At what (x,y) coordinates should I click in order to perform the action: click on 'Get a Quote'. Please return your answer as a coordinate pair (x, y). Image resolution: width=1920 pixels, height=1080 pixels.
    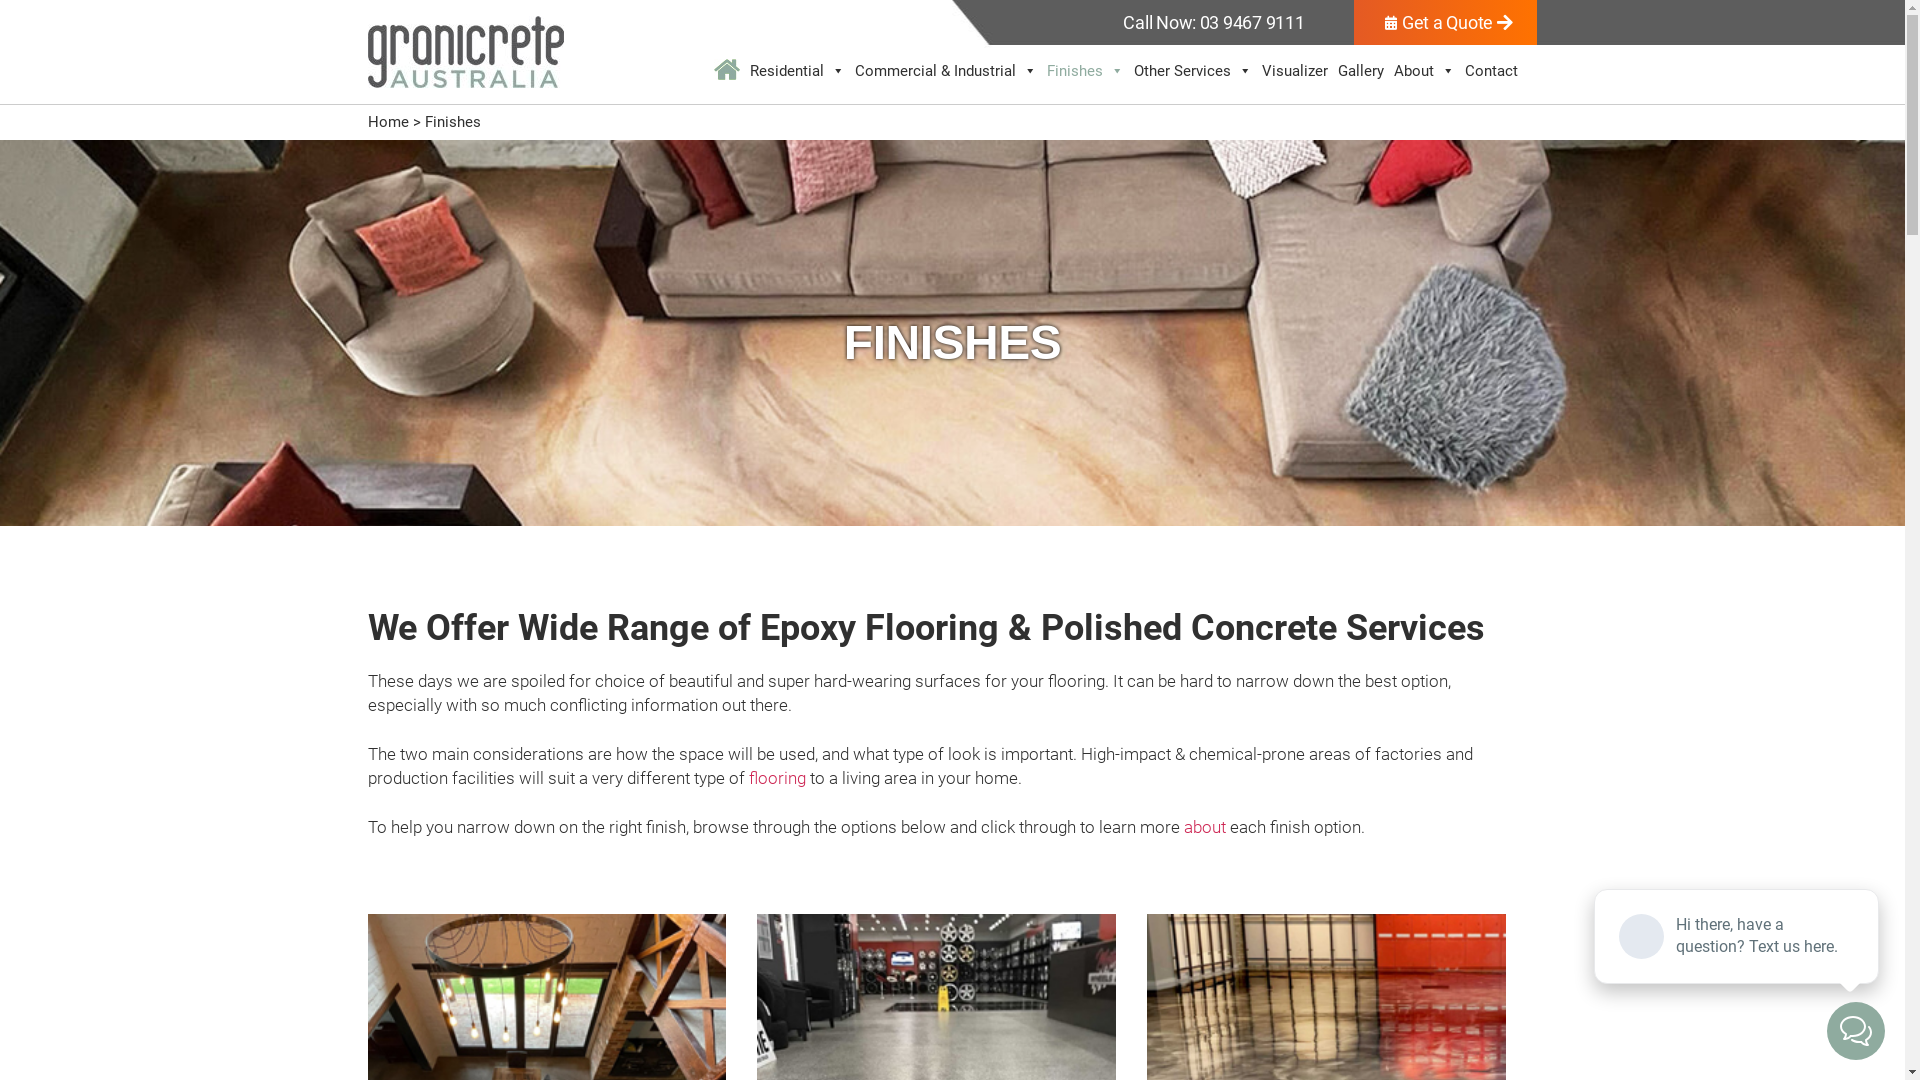
    Looking at the image, I should click on (1445, 22).